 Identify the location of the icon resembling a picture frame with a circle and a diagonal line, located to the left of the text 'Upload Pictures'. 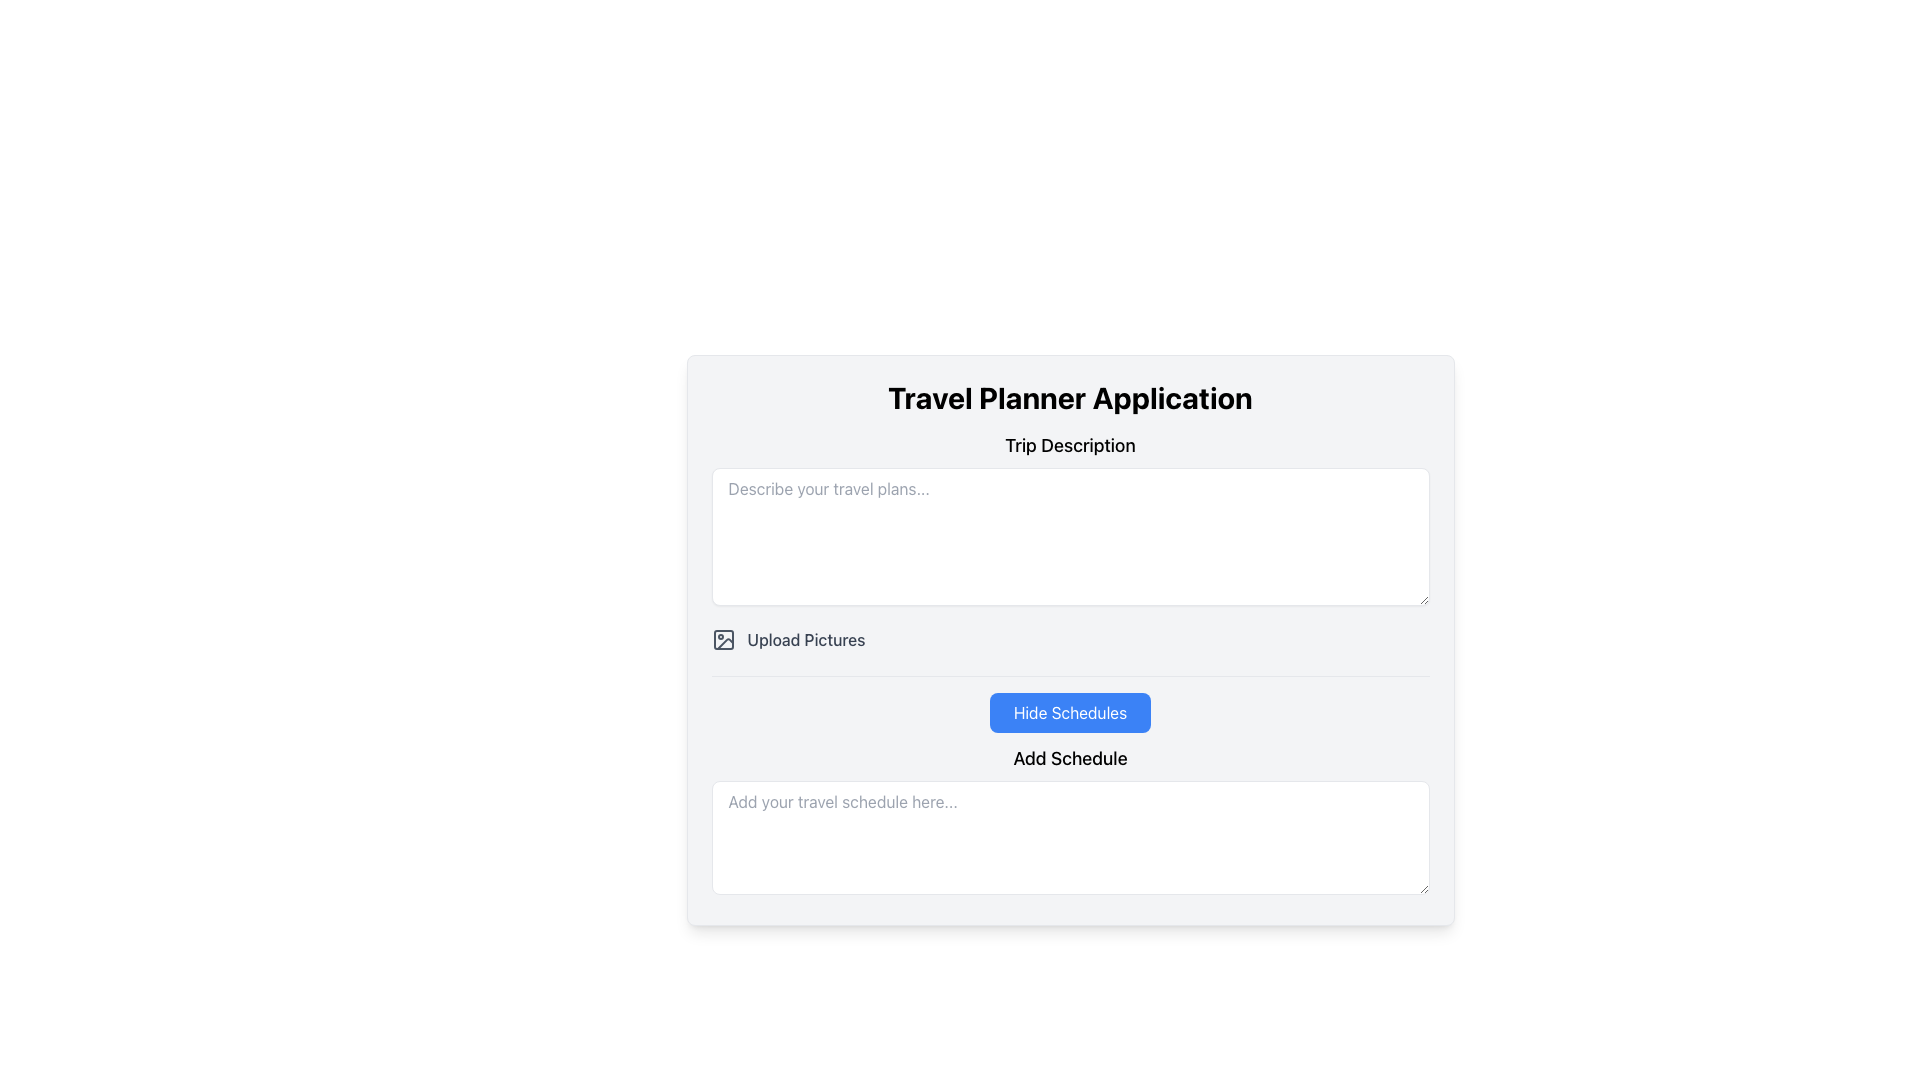
(722, 640).